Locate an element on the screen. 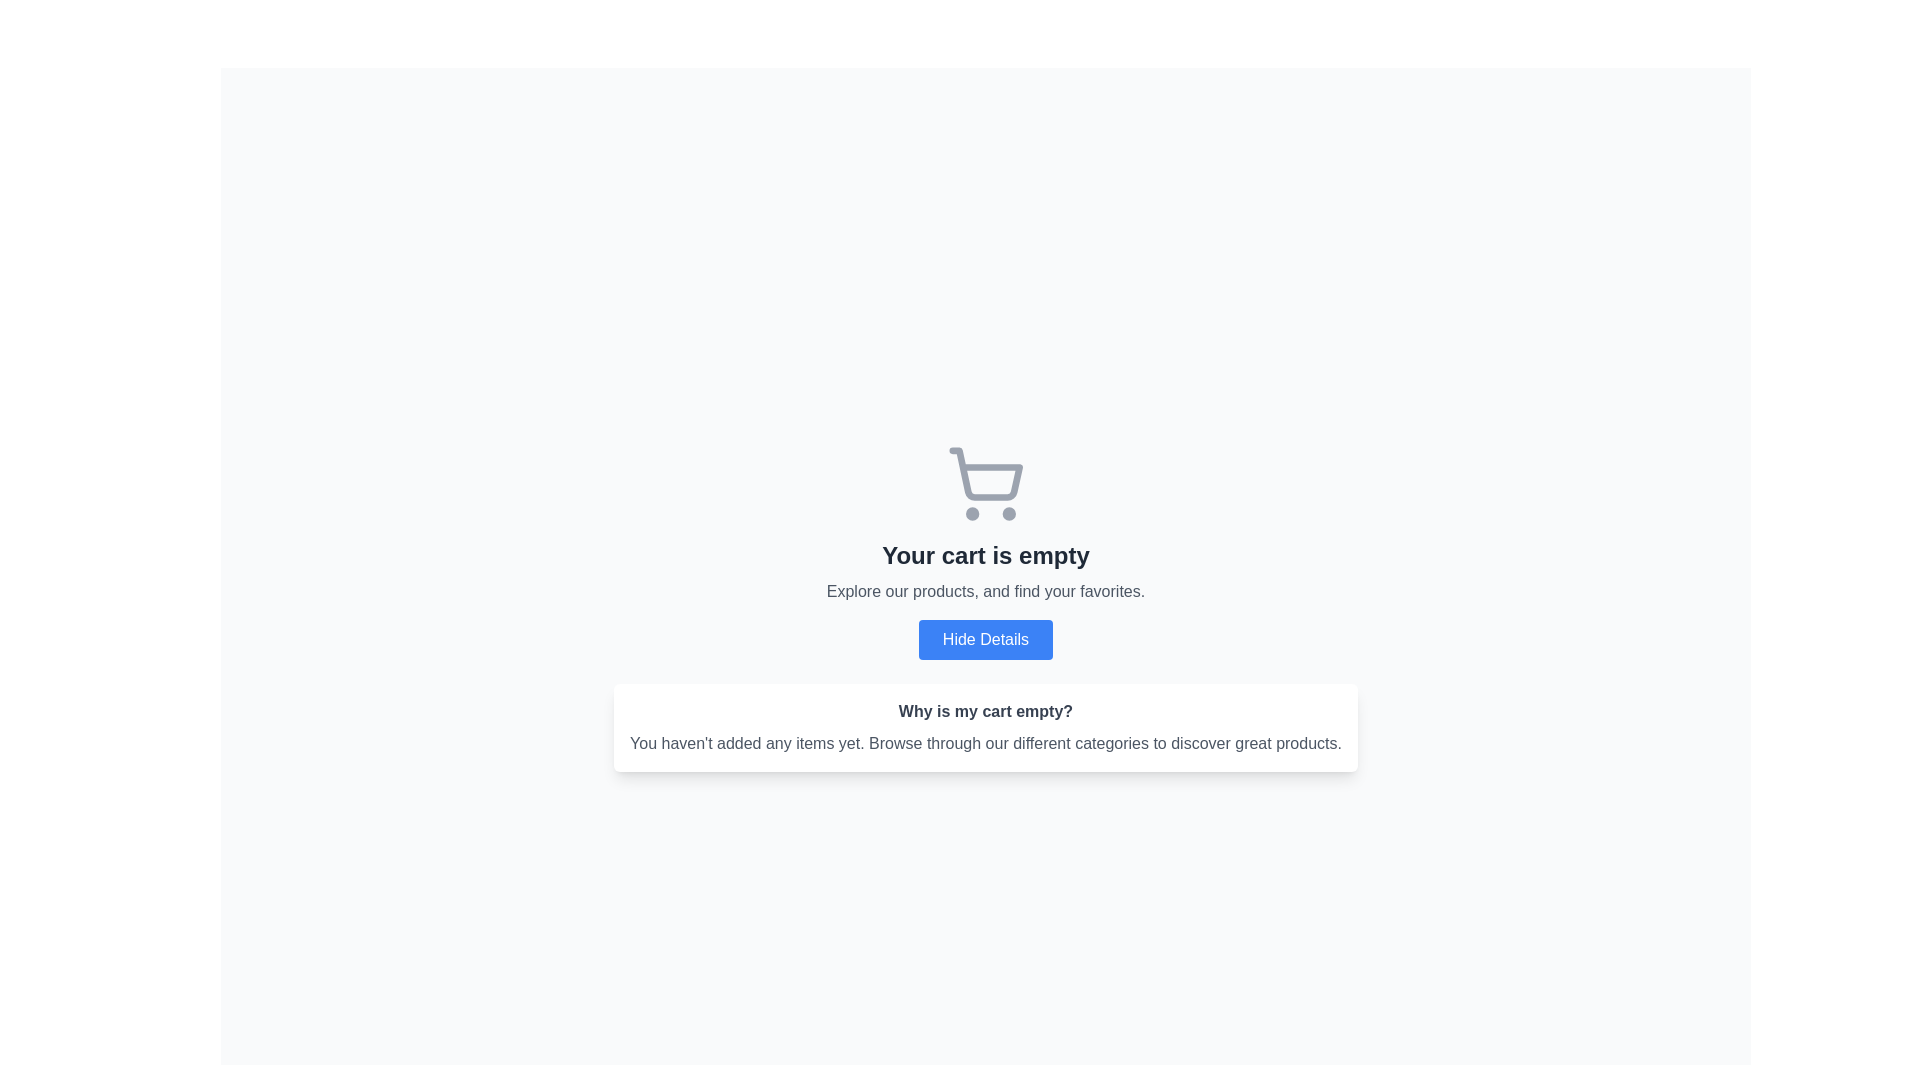 This screenshot has height=1080, width=1920. the shopping cart icon, which is a gray line-art style icon centrally located above the 'Your cart is empty' text is located at coordinates (985, 483).